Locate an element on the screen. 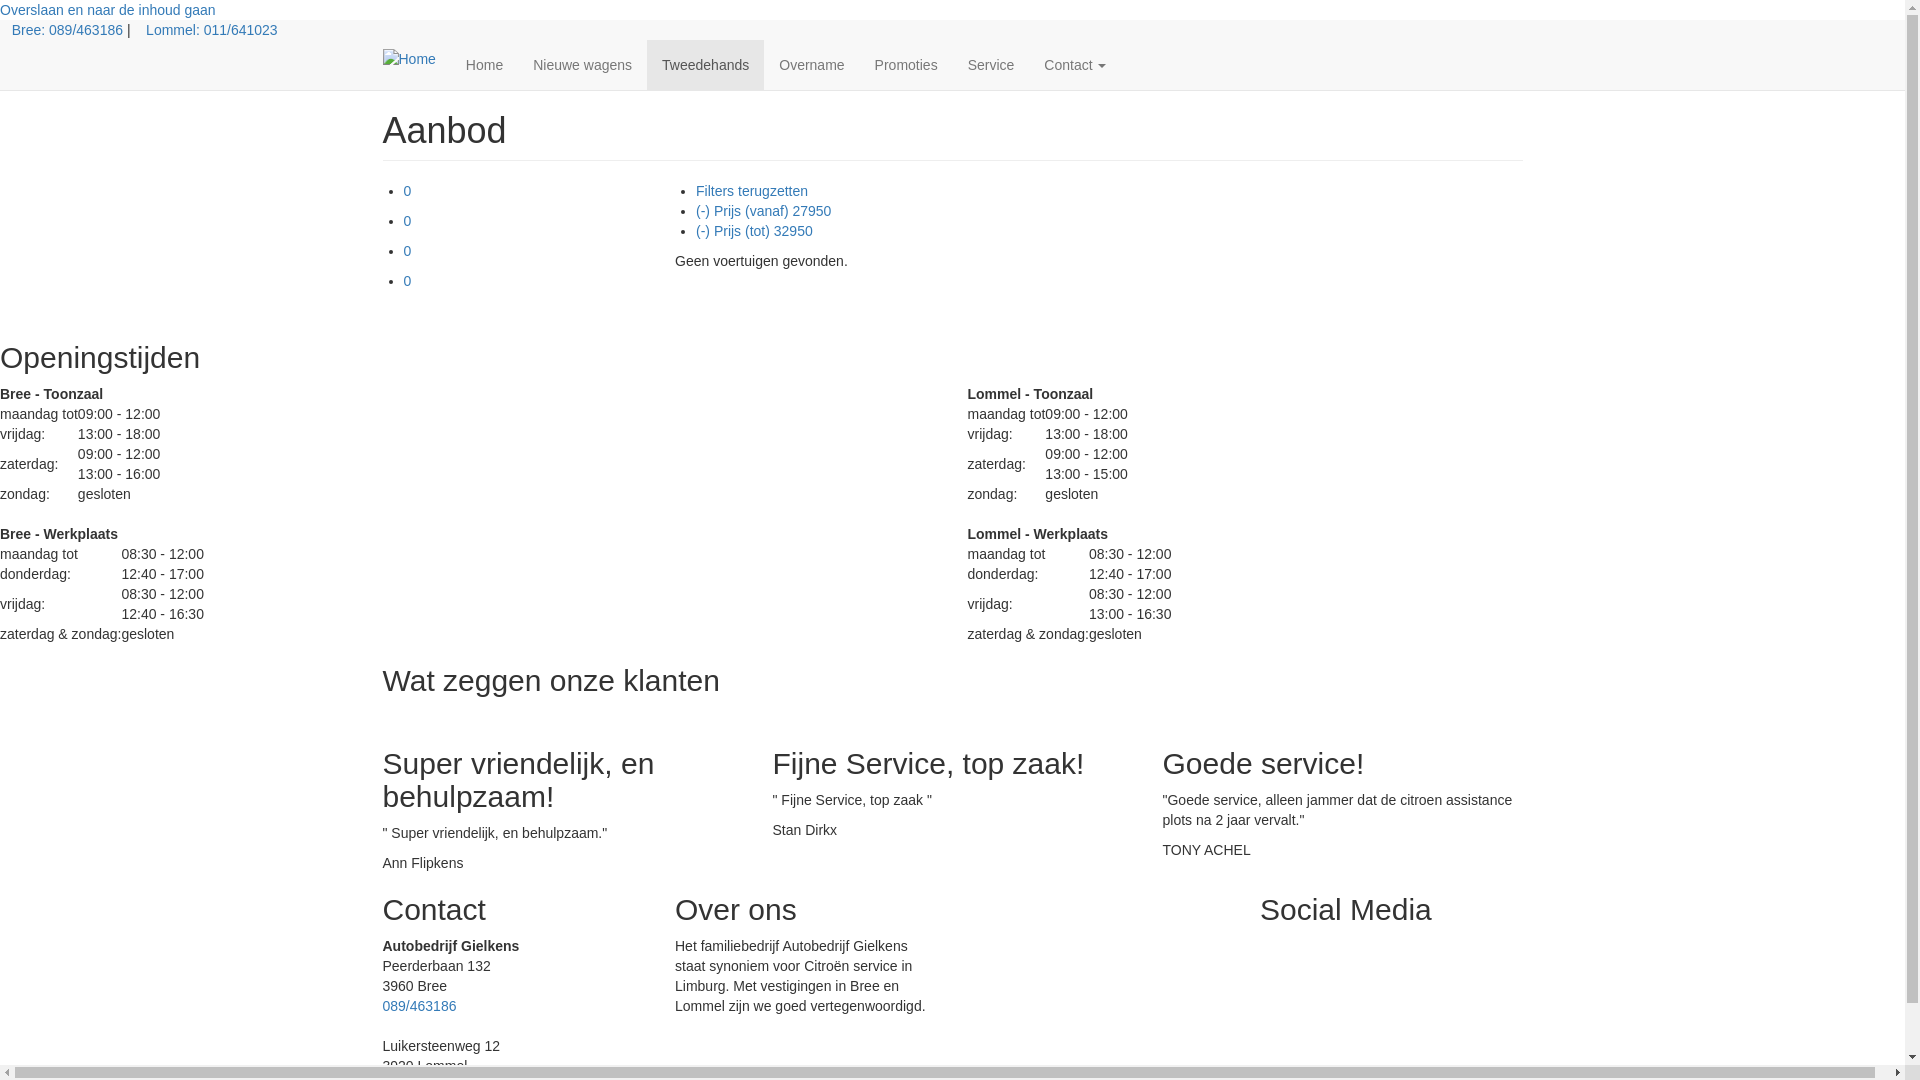 The image size is (1920, 1080). 'Home' is located at coordinates (415, 57).